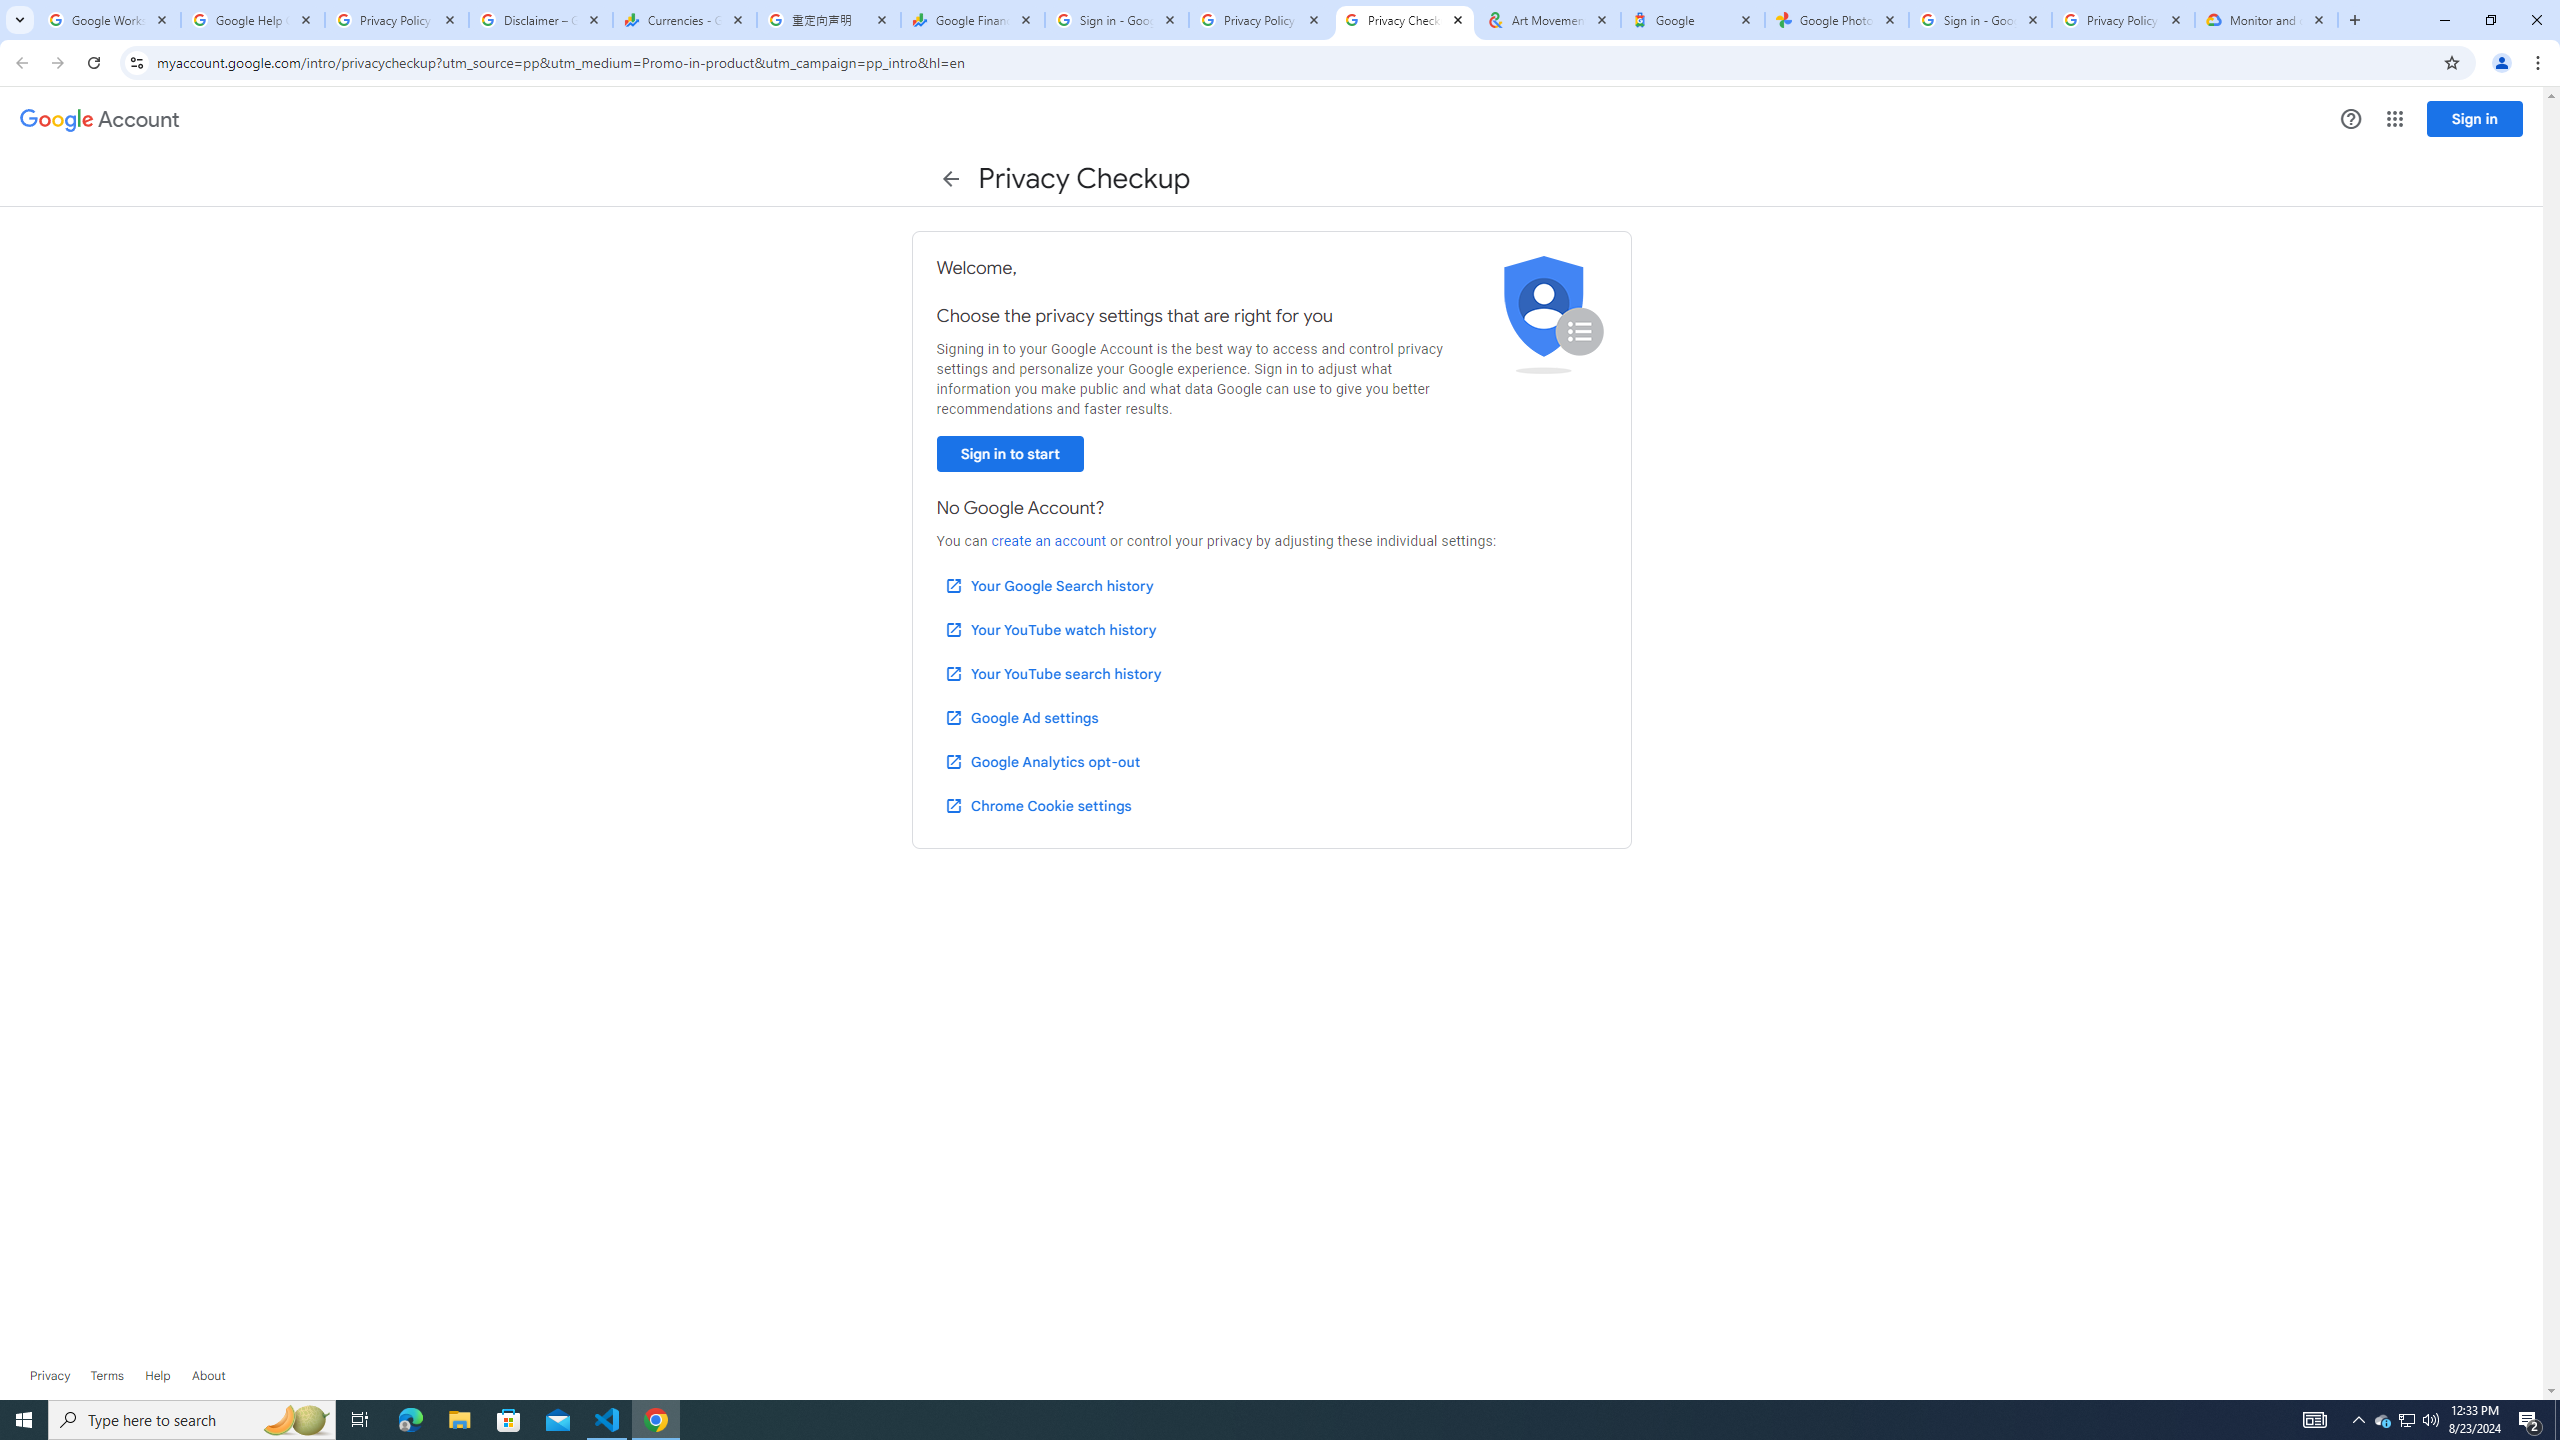 The width and height of the screenshot is (2560, 1440). What do you see at coordinates (107, 19) in the screenshot?
I see `'Google Workspace Admin Community'` at bounding box center [107, 19].